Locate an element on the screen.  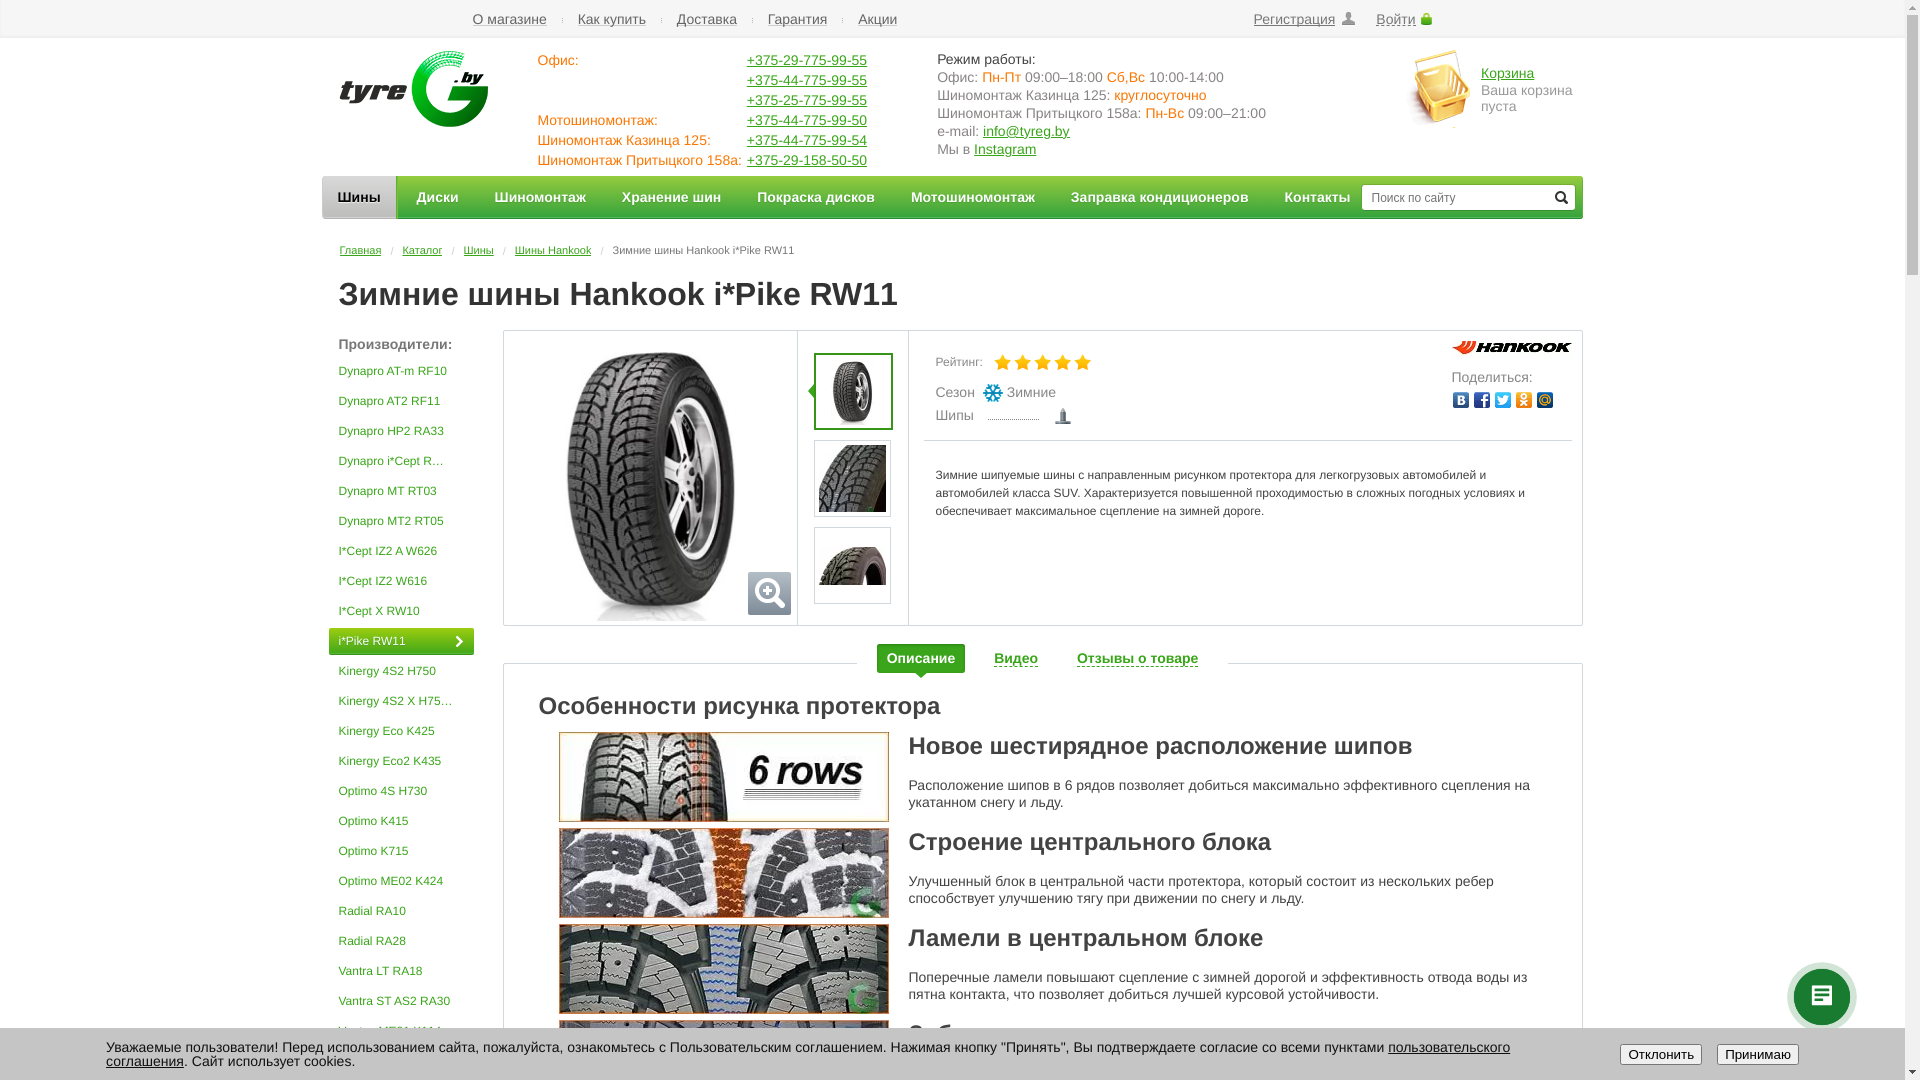
'i*Pike RW11' is located at coordinates (400, 641).